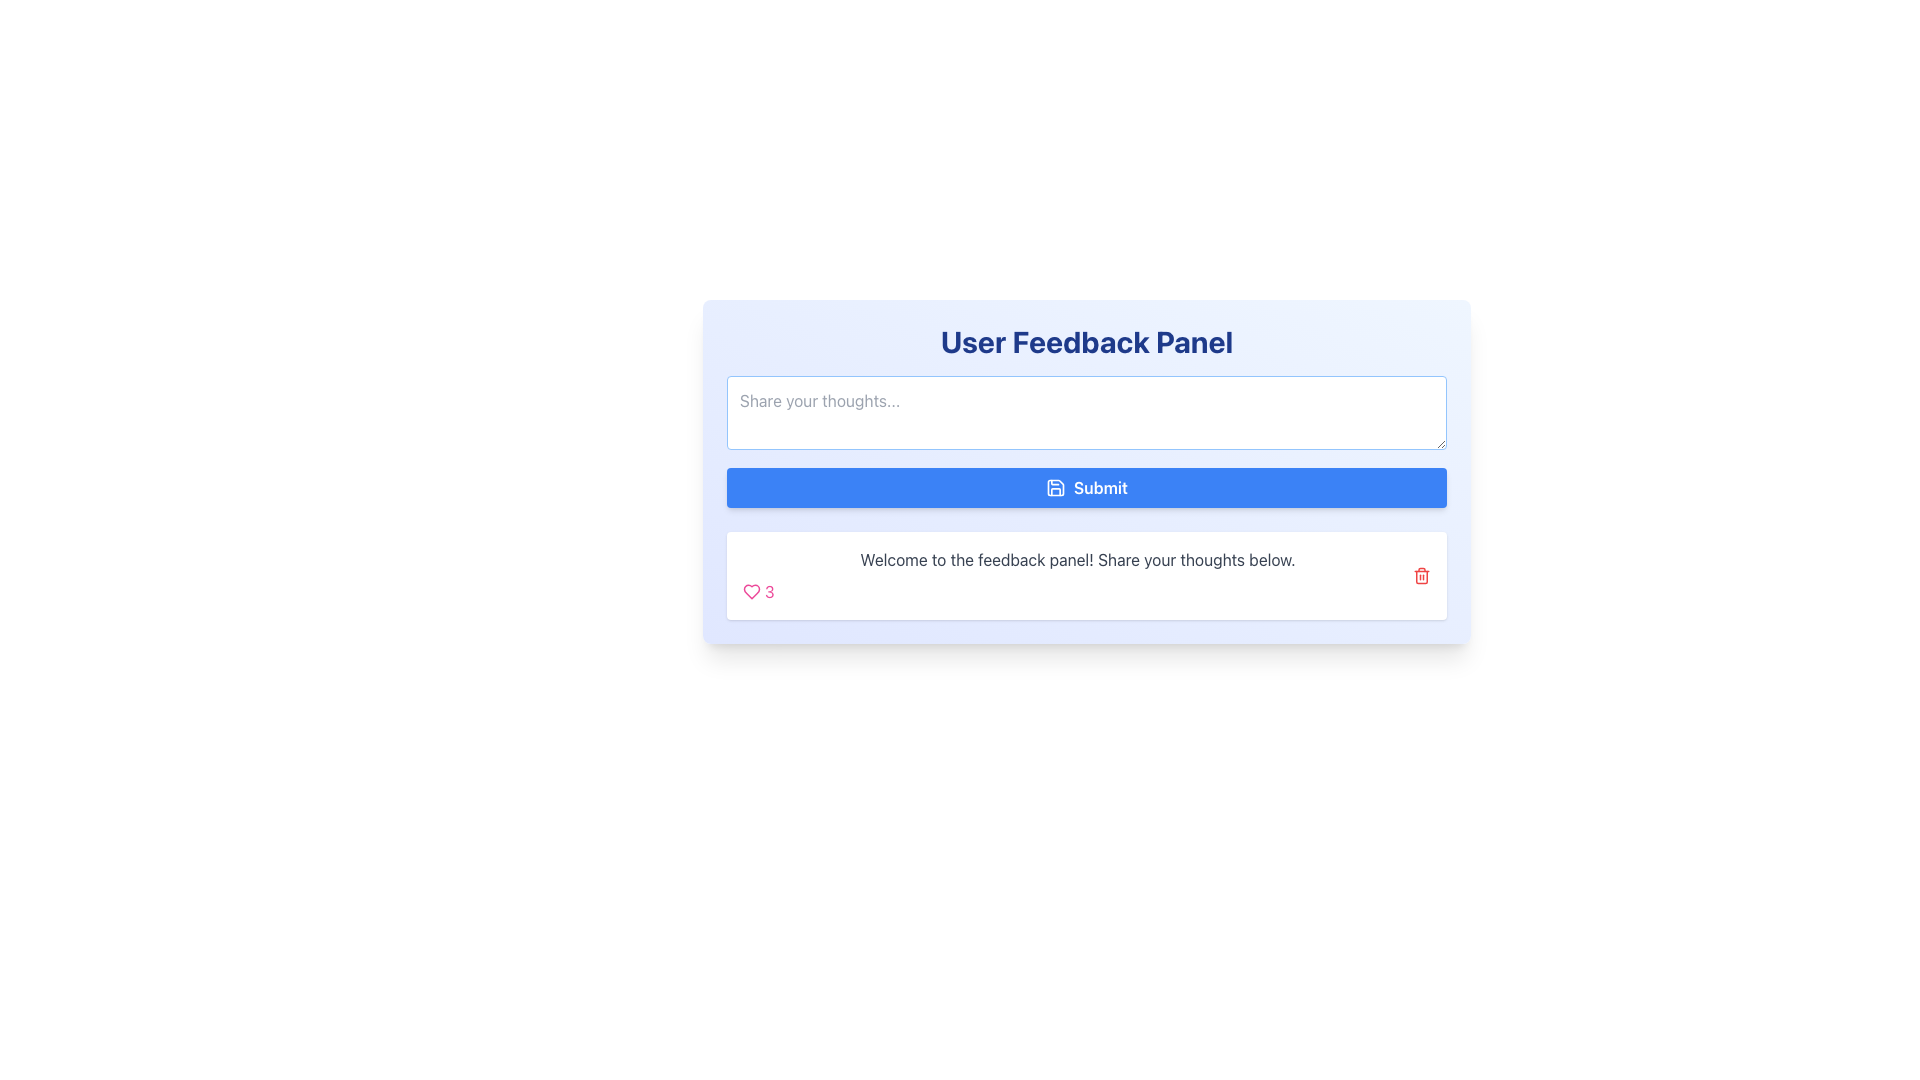  I want to click on the rectangular blue 'Submit' button with a save icon on the left and white text on the right, so click(1085, 488).